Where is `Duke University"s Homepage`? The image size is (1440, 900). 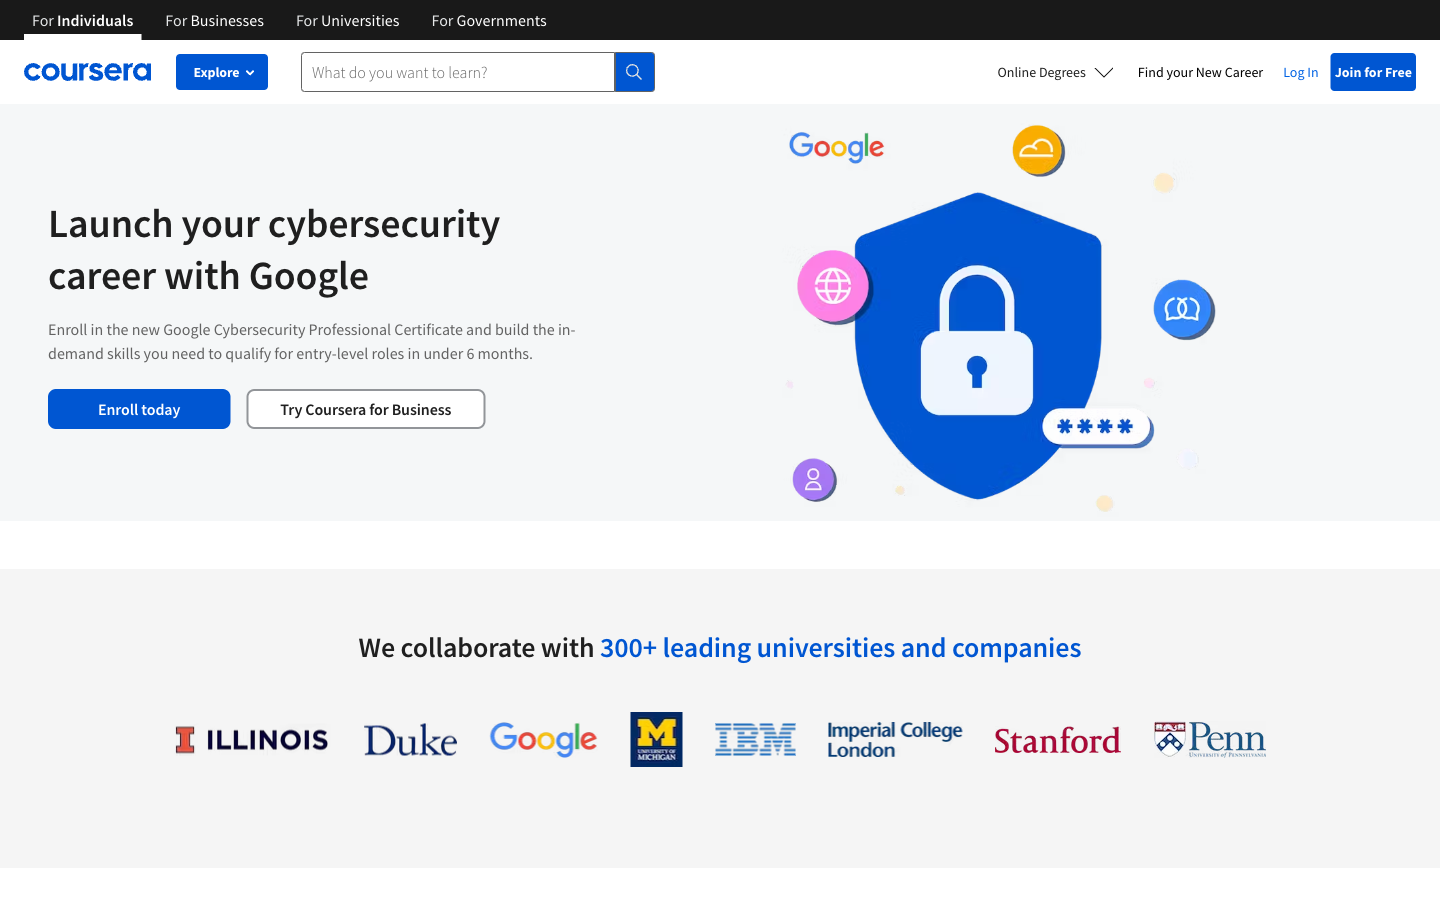 Duke University"s Homepage is located at coordinates (409, 738).